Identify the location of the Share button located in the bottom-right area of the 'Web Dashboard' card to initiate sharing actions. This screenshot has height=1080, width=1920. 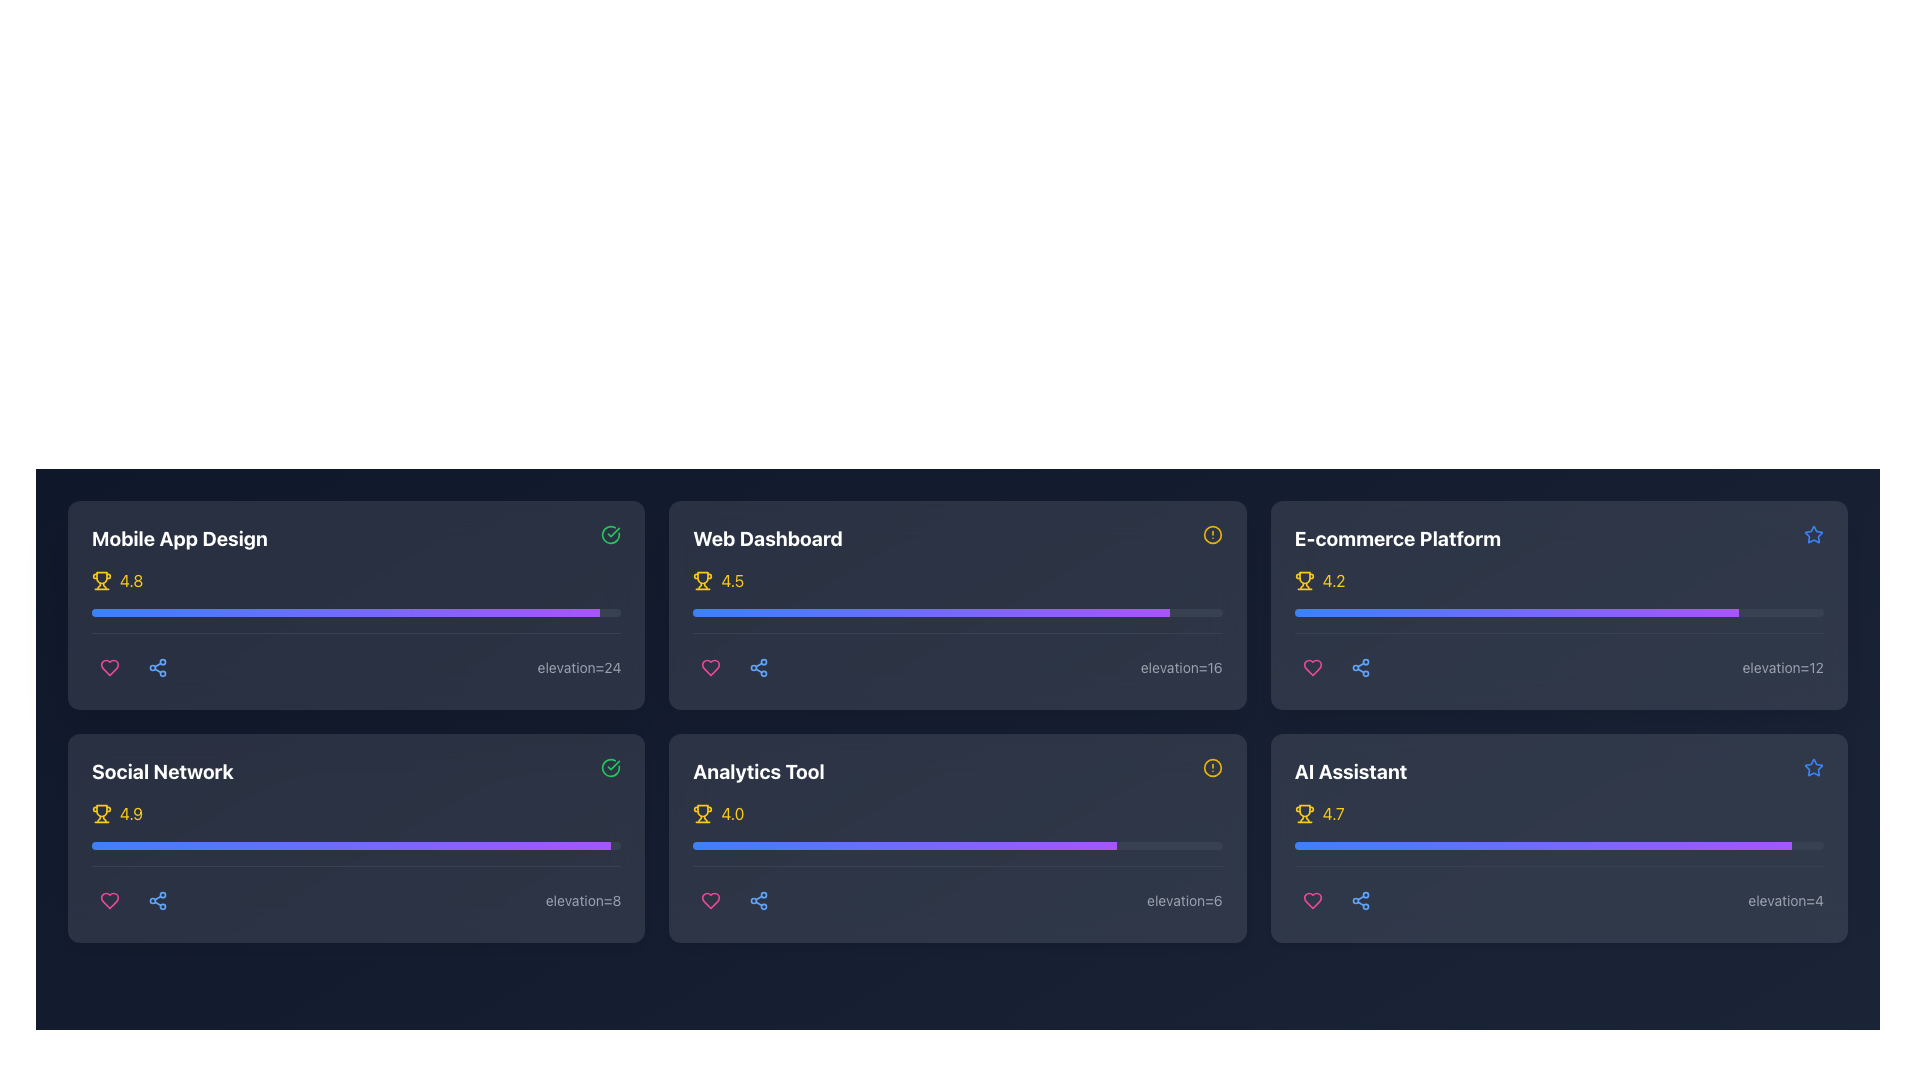
(758, 667).